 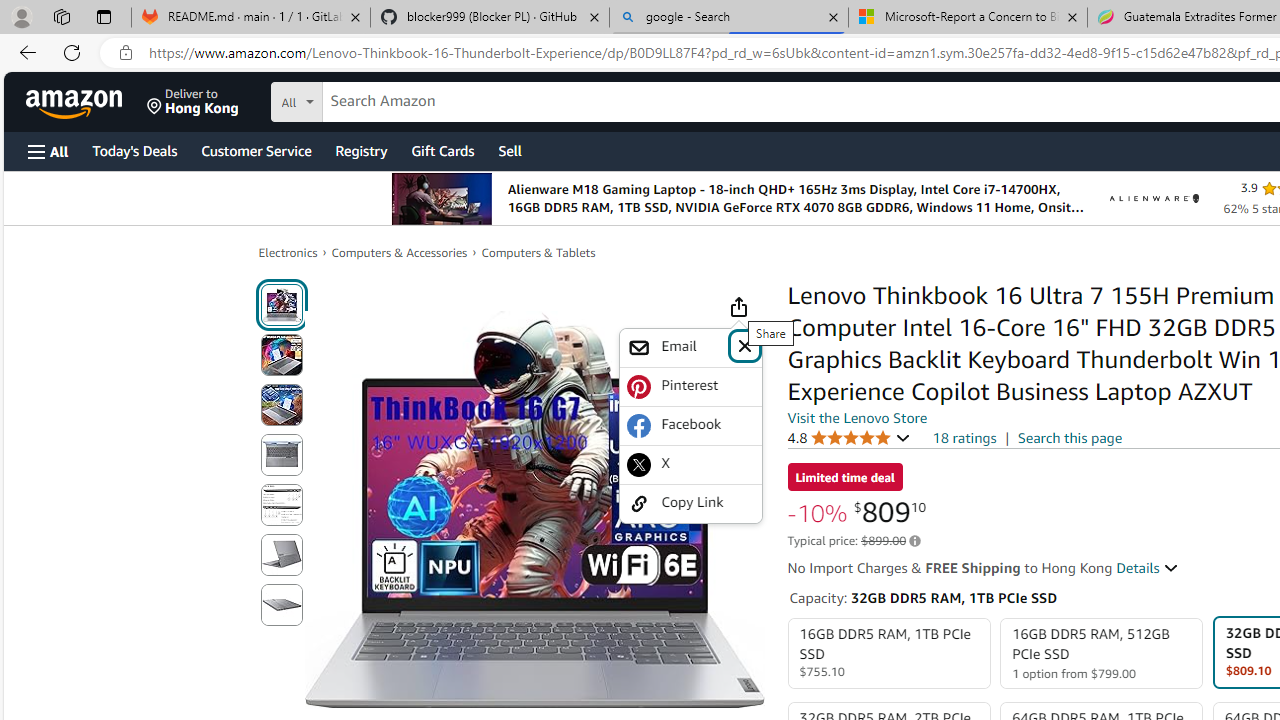 What do you see at coordinates (371, 99) in the screenshot?
I see `'Search in'` at bounding box center [371, 99].